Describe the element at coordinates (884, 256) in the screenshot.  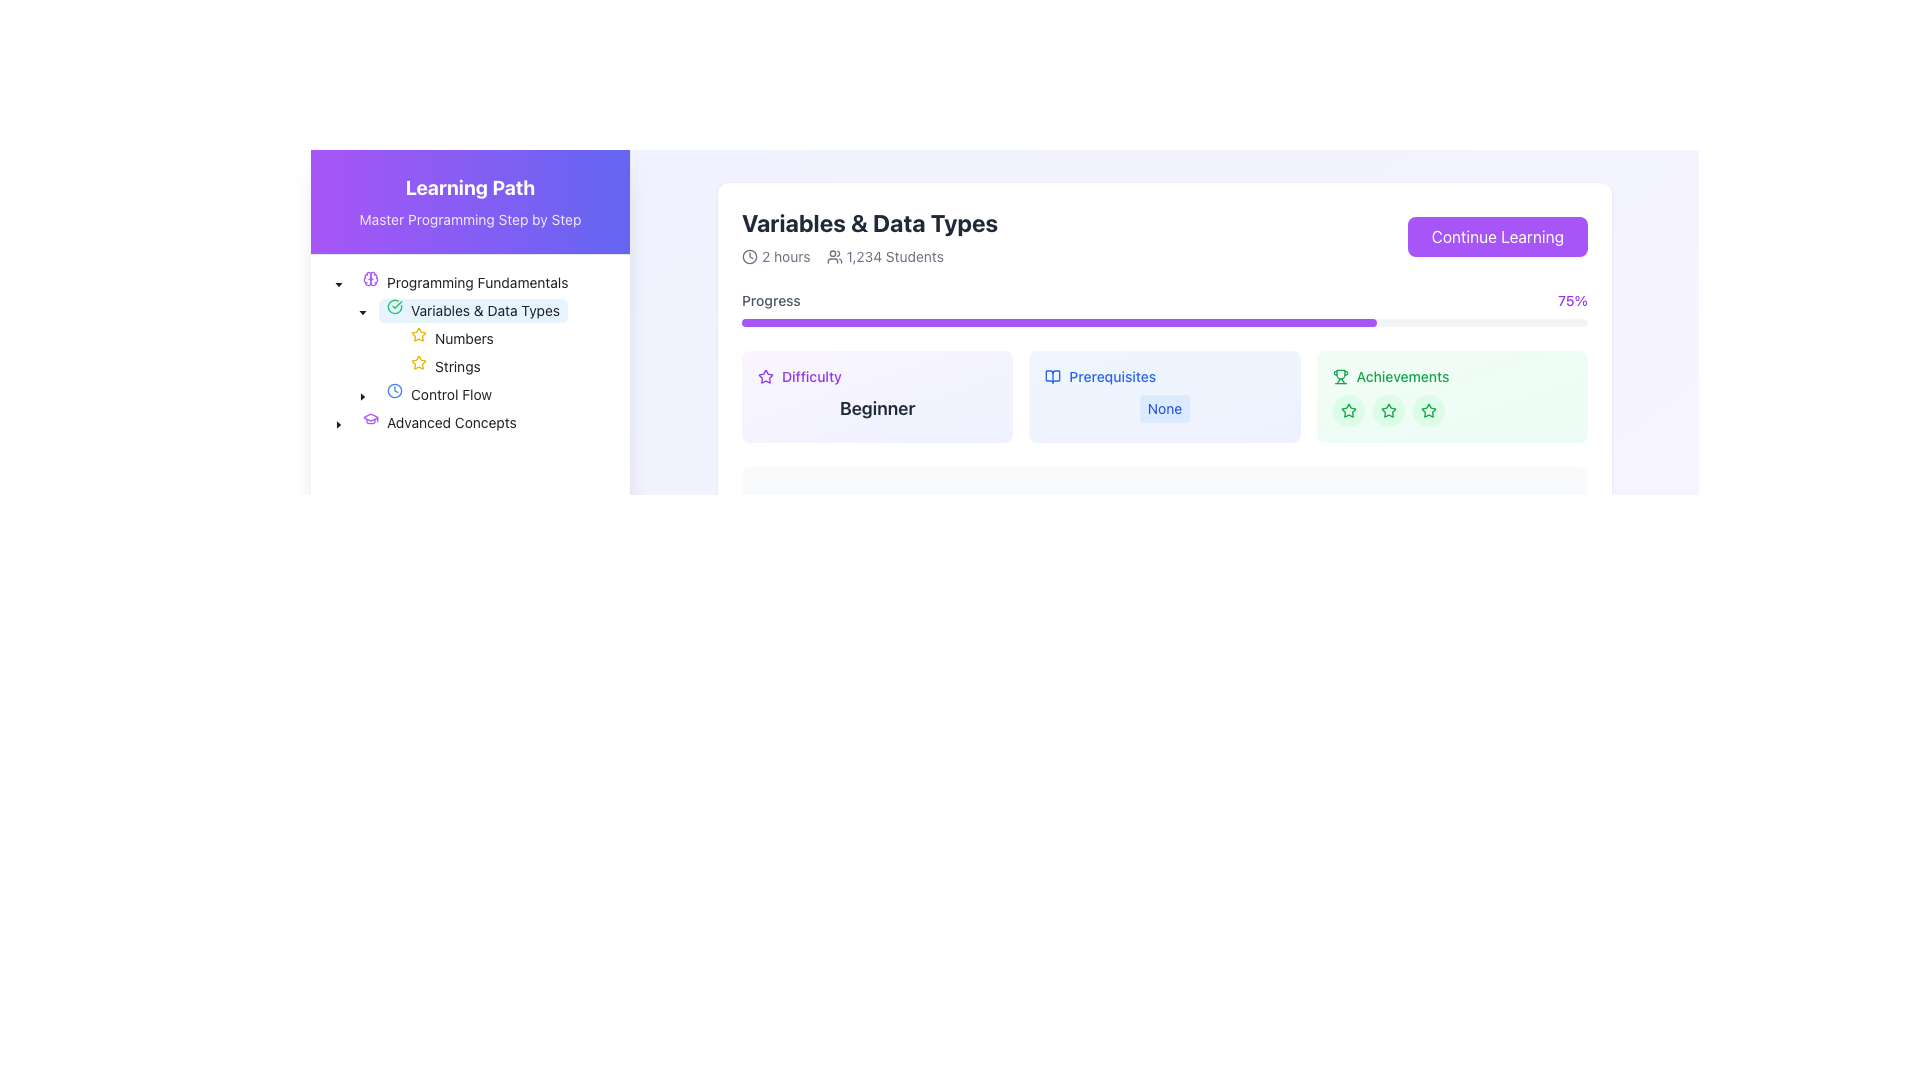
I see `the text label with icon that provides information about the number of students enrolled in the course, located to the right of the '2 hours' label in the course information section` at that location.